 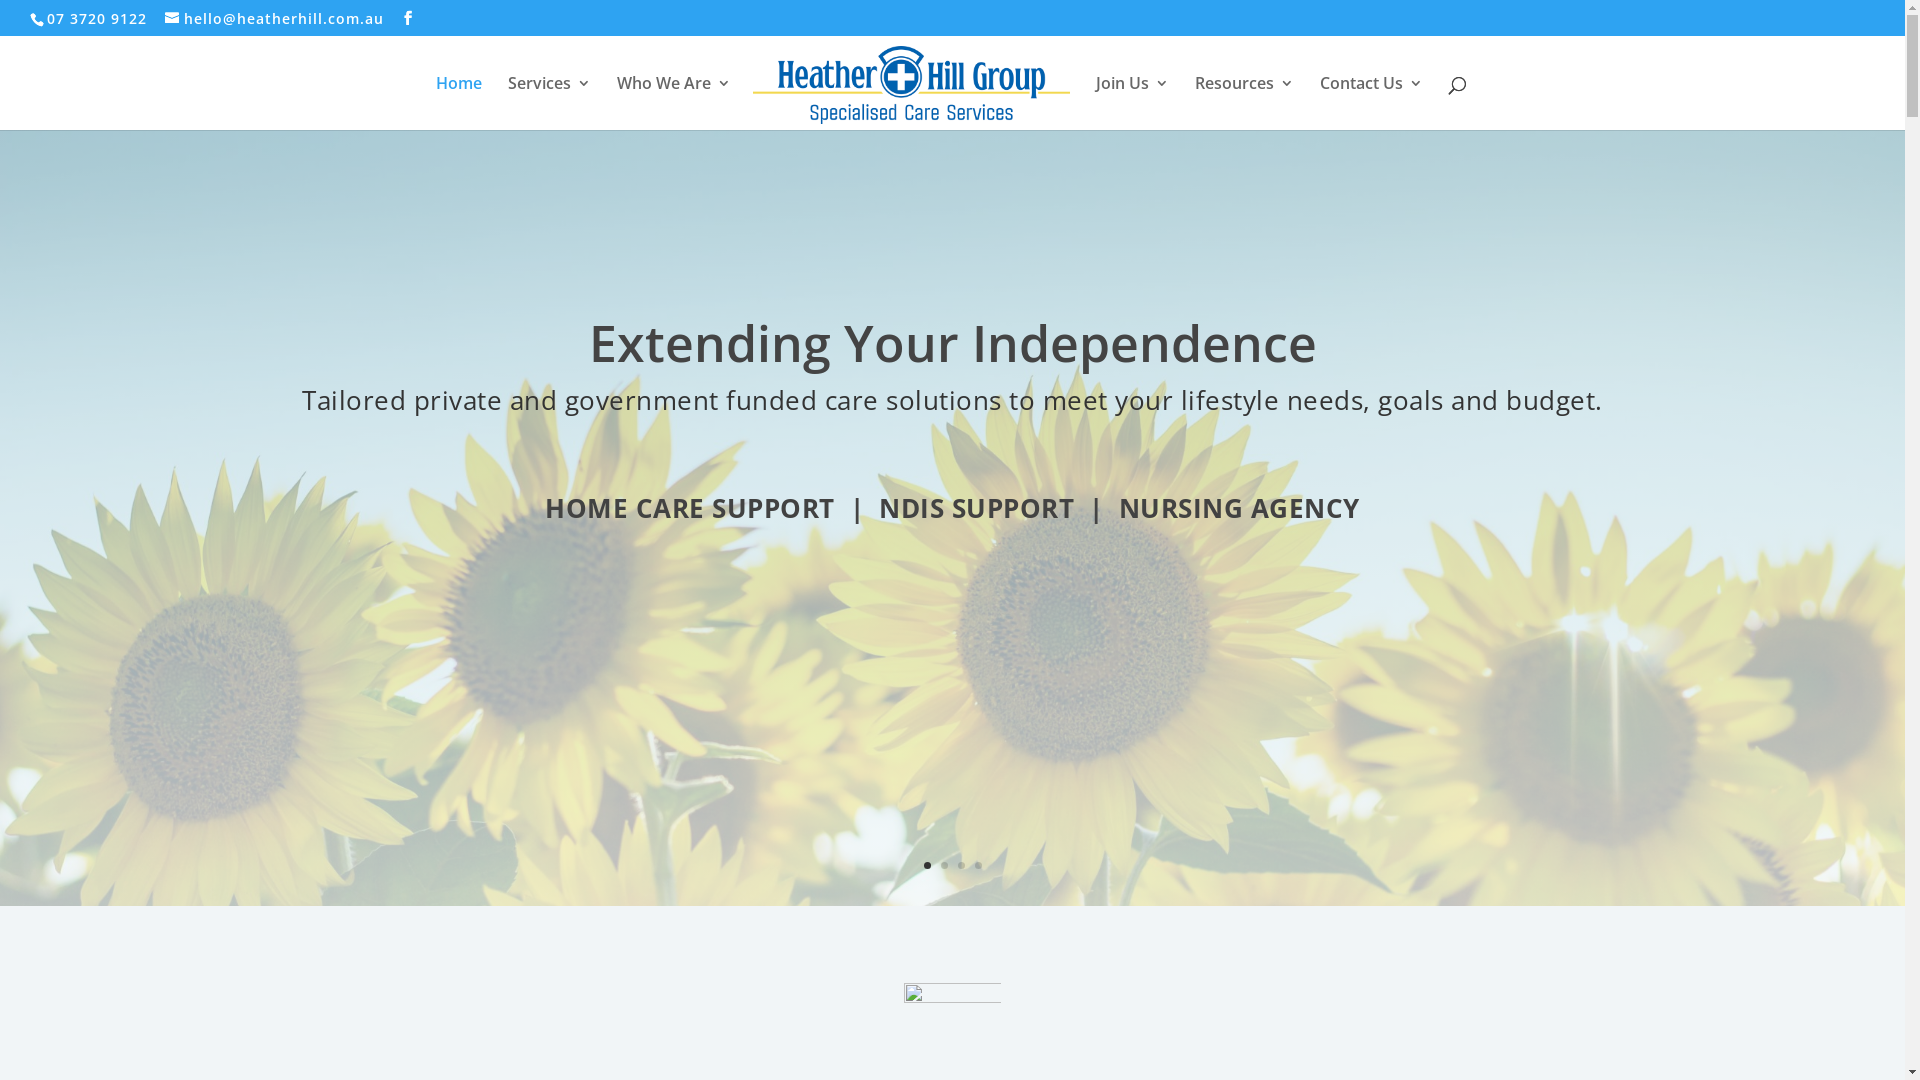 What do you see at coordinates (273, 17) in the screenshot?
I see `'hello@heatherhill.com.au'` at bounding box center [273, 17].